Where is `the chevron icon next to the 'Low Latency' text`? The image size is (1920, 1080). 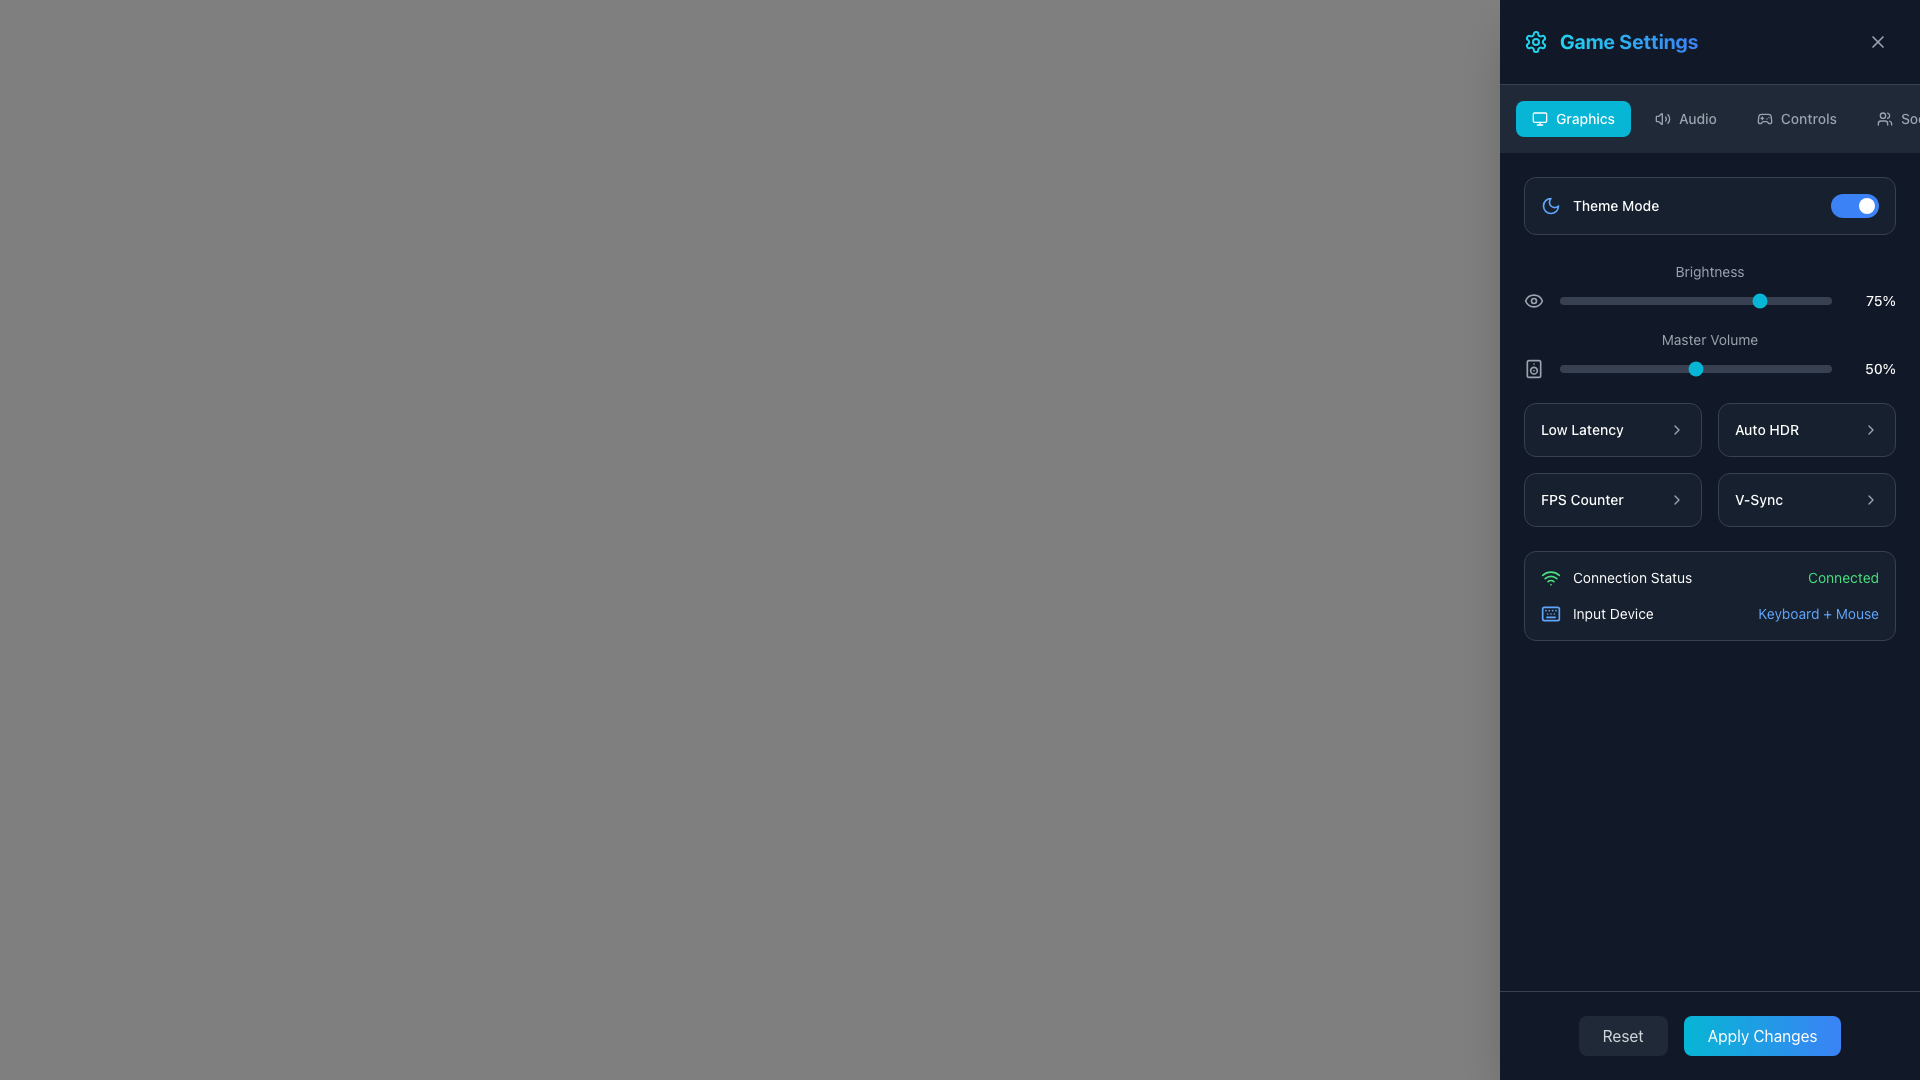
the chevron icon next to the 'Low Latency' text is located at coordinates (1676, 428).